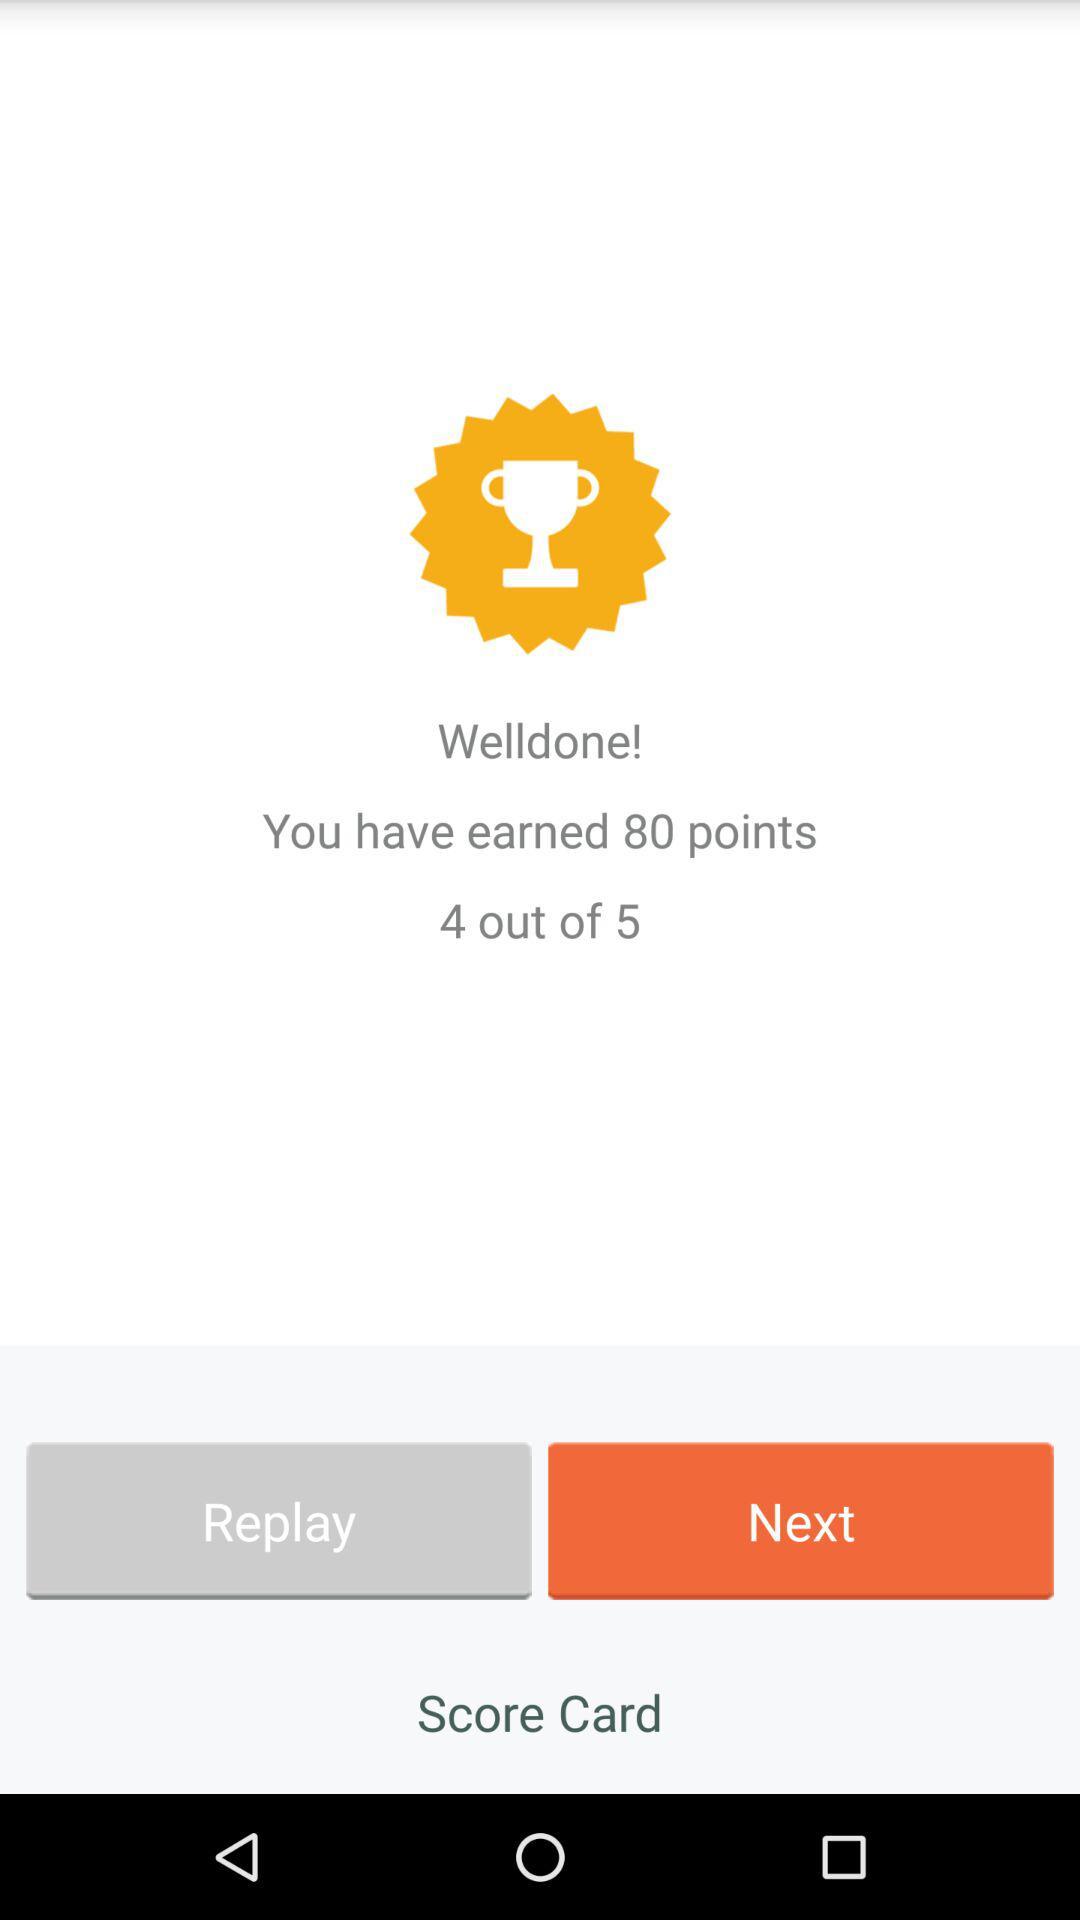 Image resolution: width=1080 pixels, height=1920 pixels. Describe the element at coordinates (800, 1520) in the screenshot. I see `the app next to the replay` at that location.